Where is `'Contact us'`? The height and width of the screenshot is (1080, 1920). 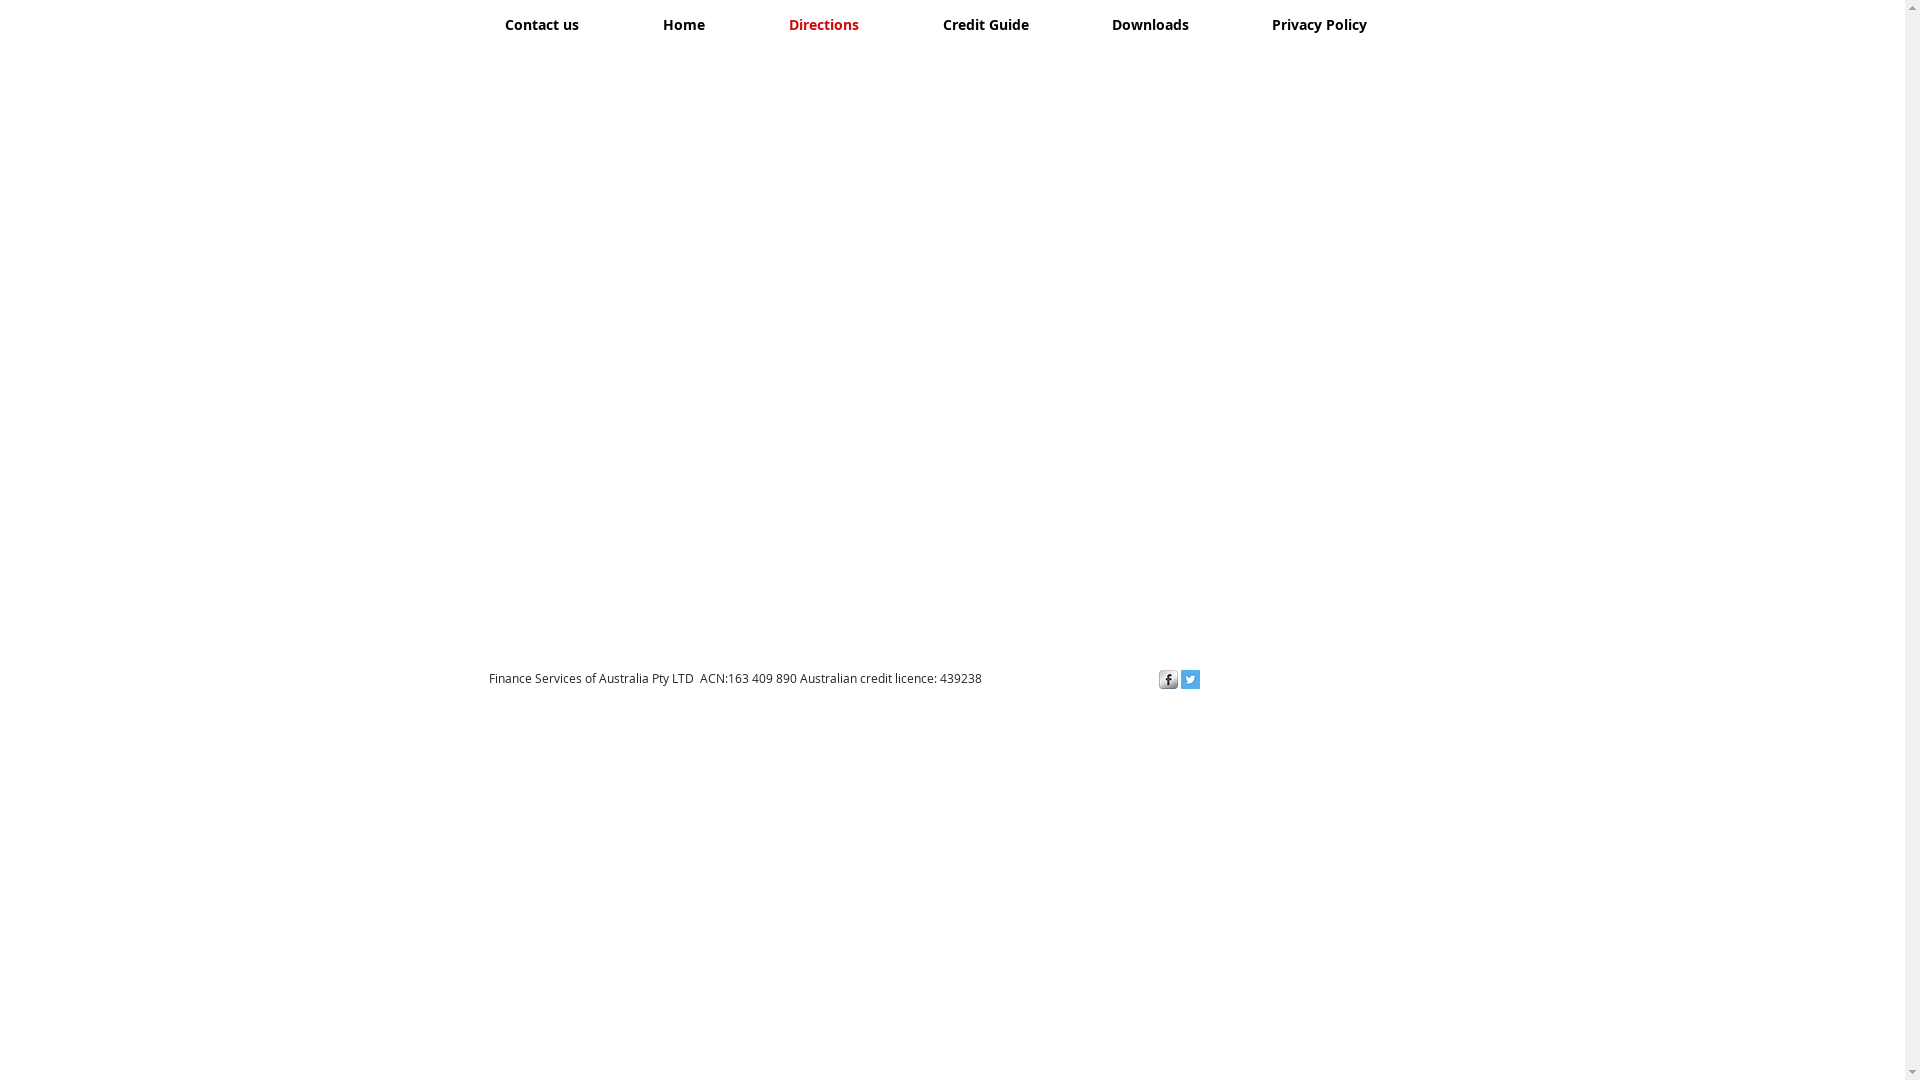
'Contact us' is located at coordinates (541, 24).